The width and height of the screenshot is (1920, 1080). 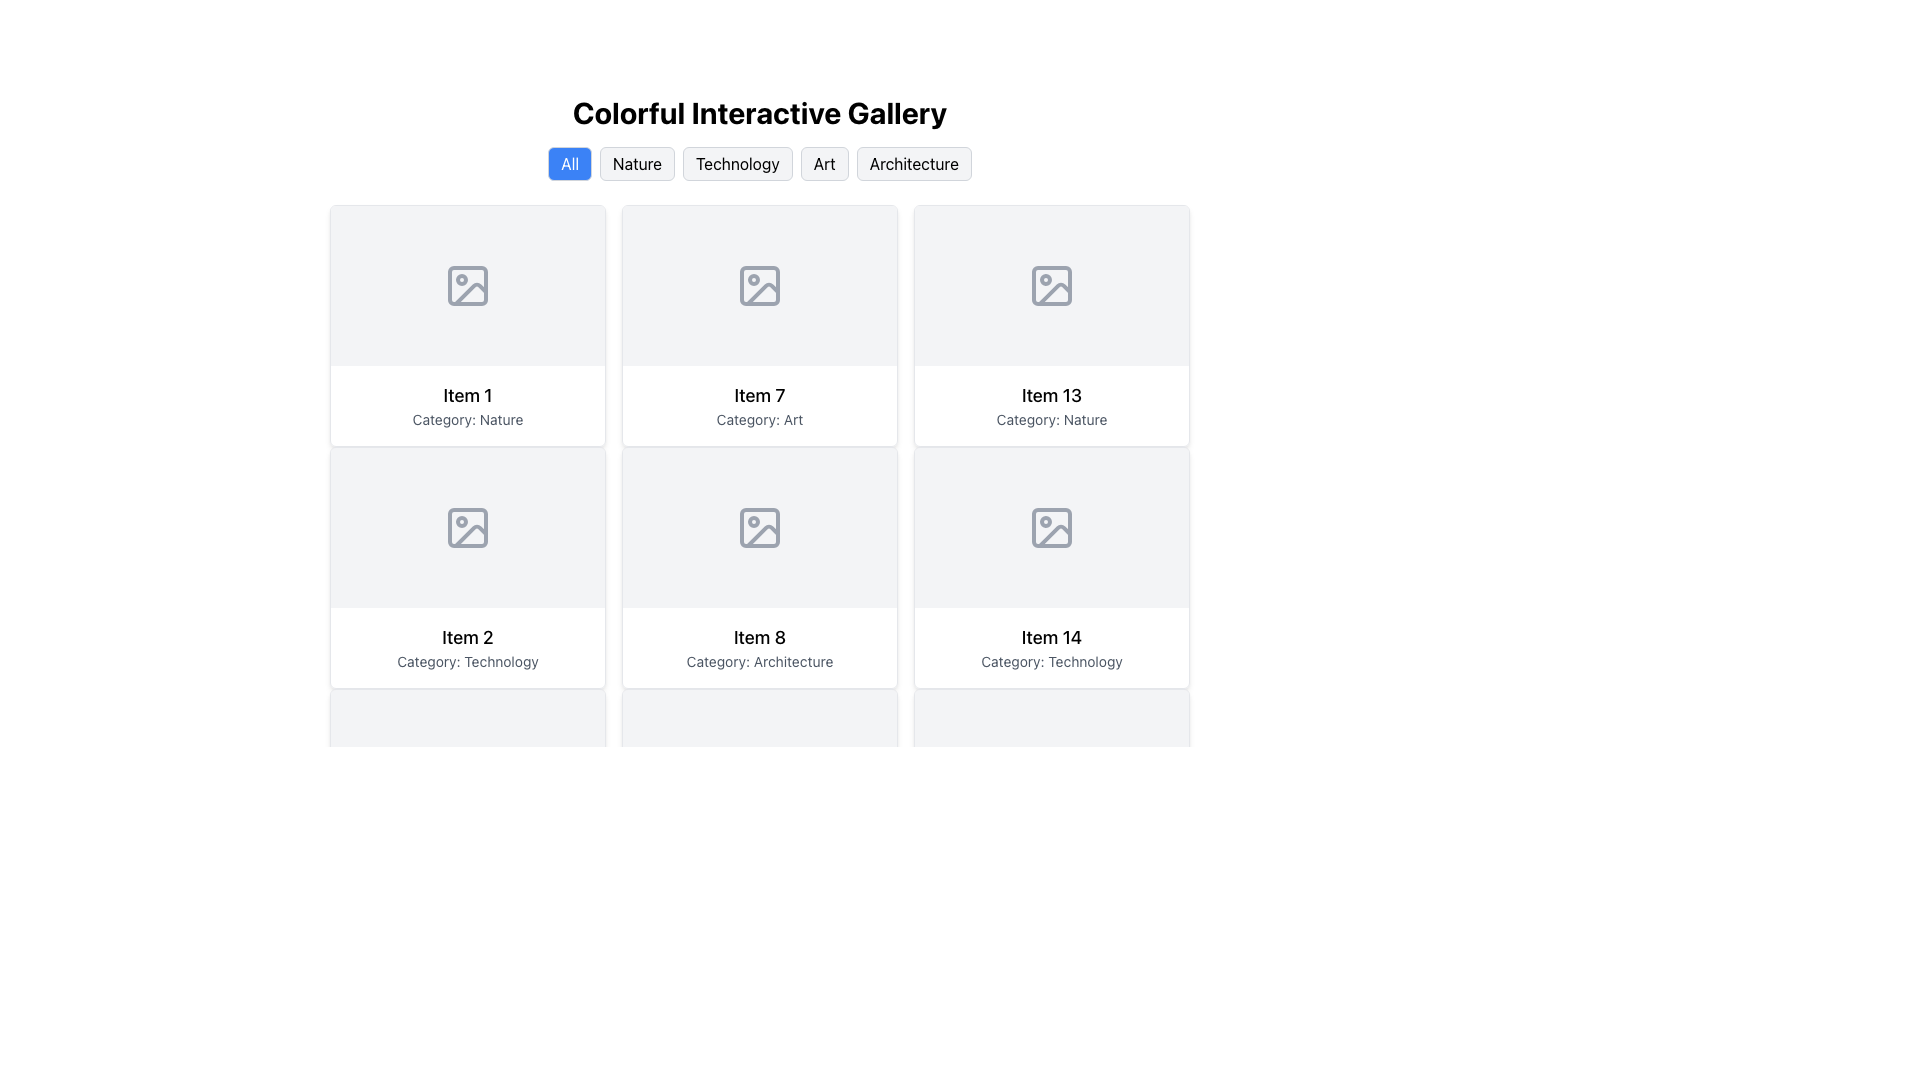 I want to click on the placeholder or icon representing an image located in the upper section of the fourth panel in the grid layout's bottom row, which contains the text 'Item 14' and 'Category: Technology', so click(x=1050, y=527).